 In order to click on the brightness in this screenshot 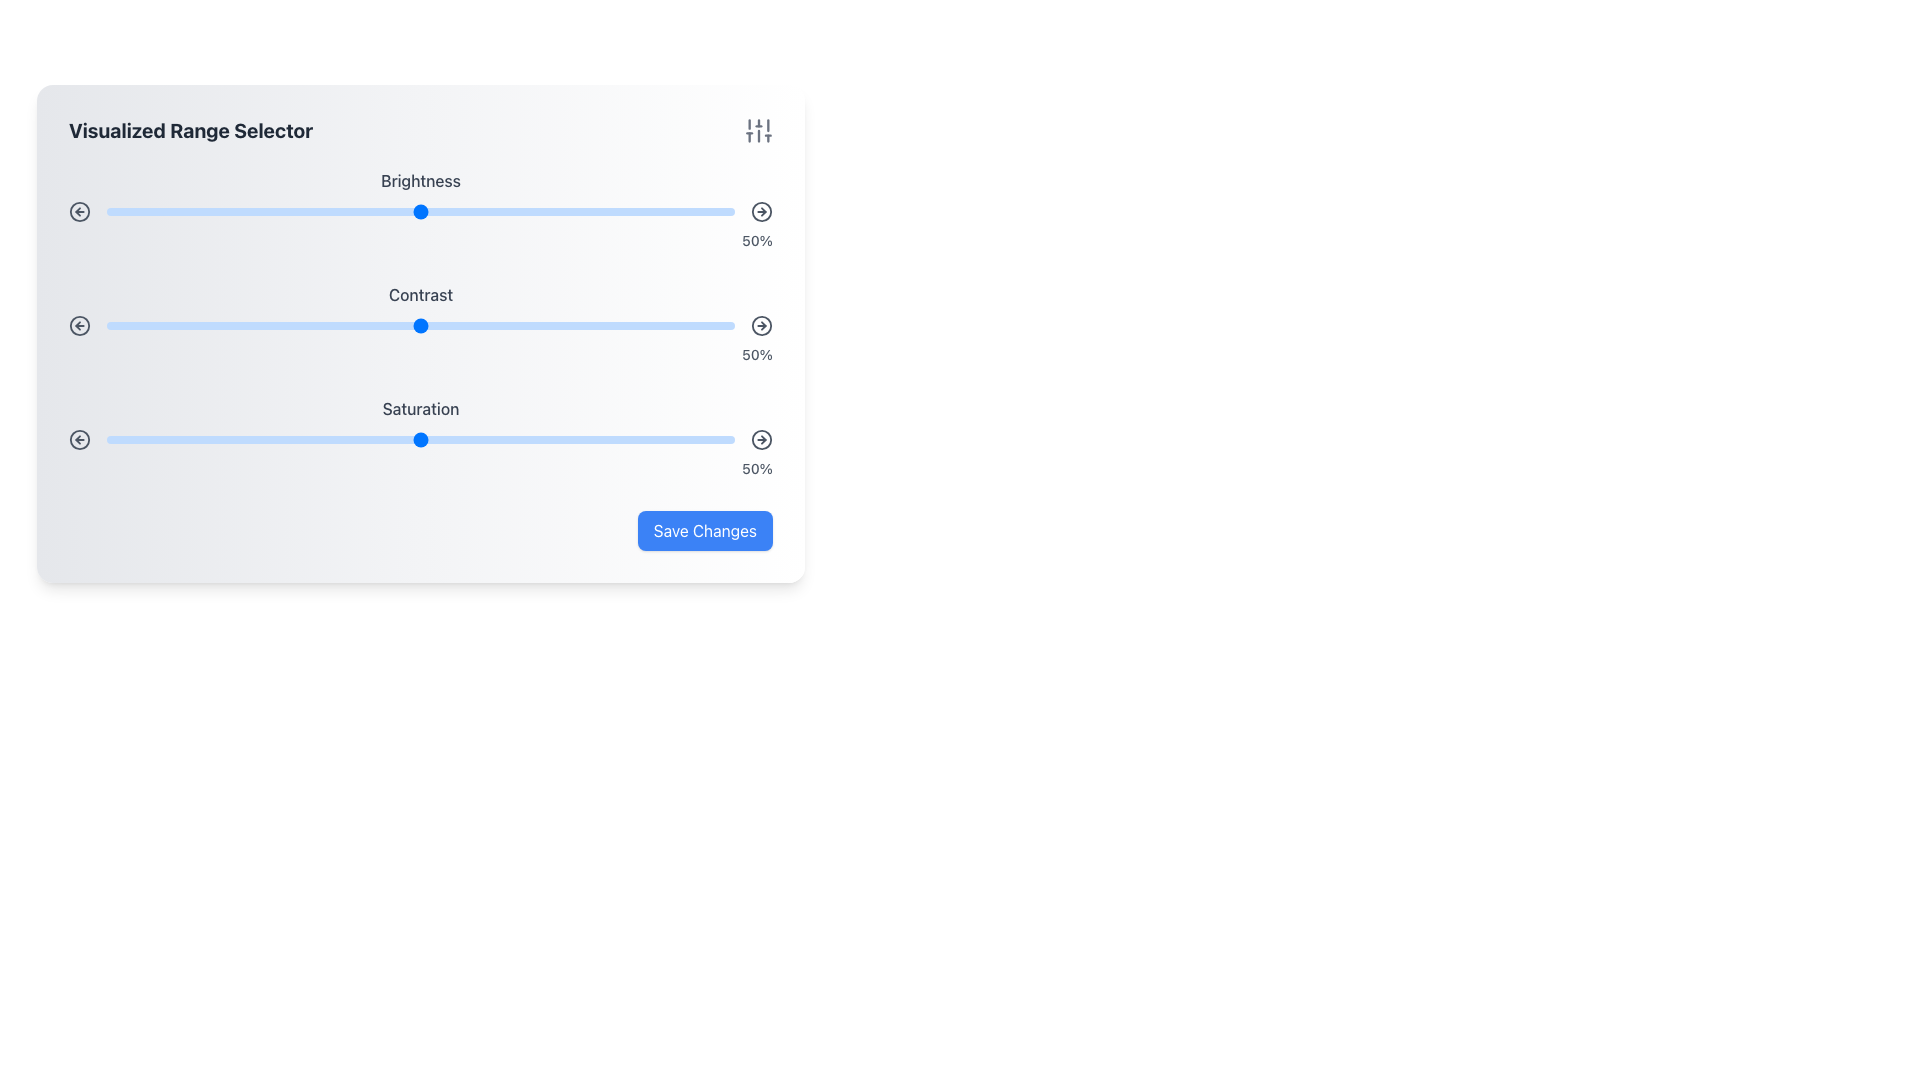, I will do `click(288, 212)`.